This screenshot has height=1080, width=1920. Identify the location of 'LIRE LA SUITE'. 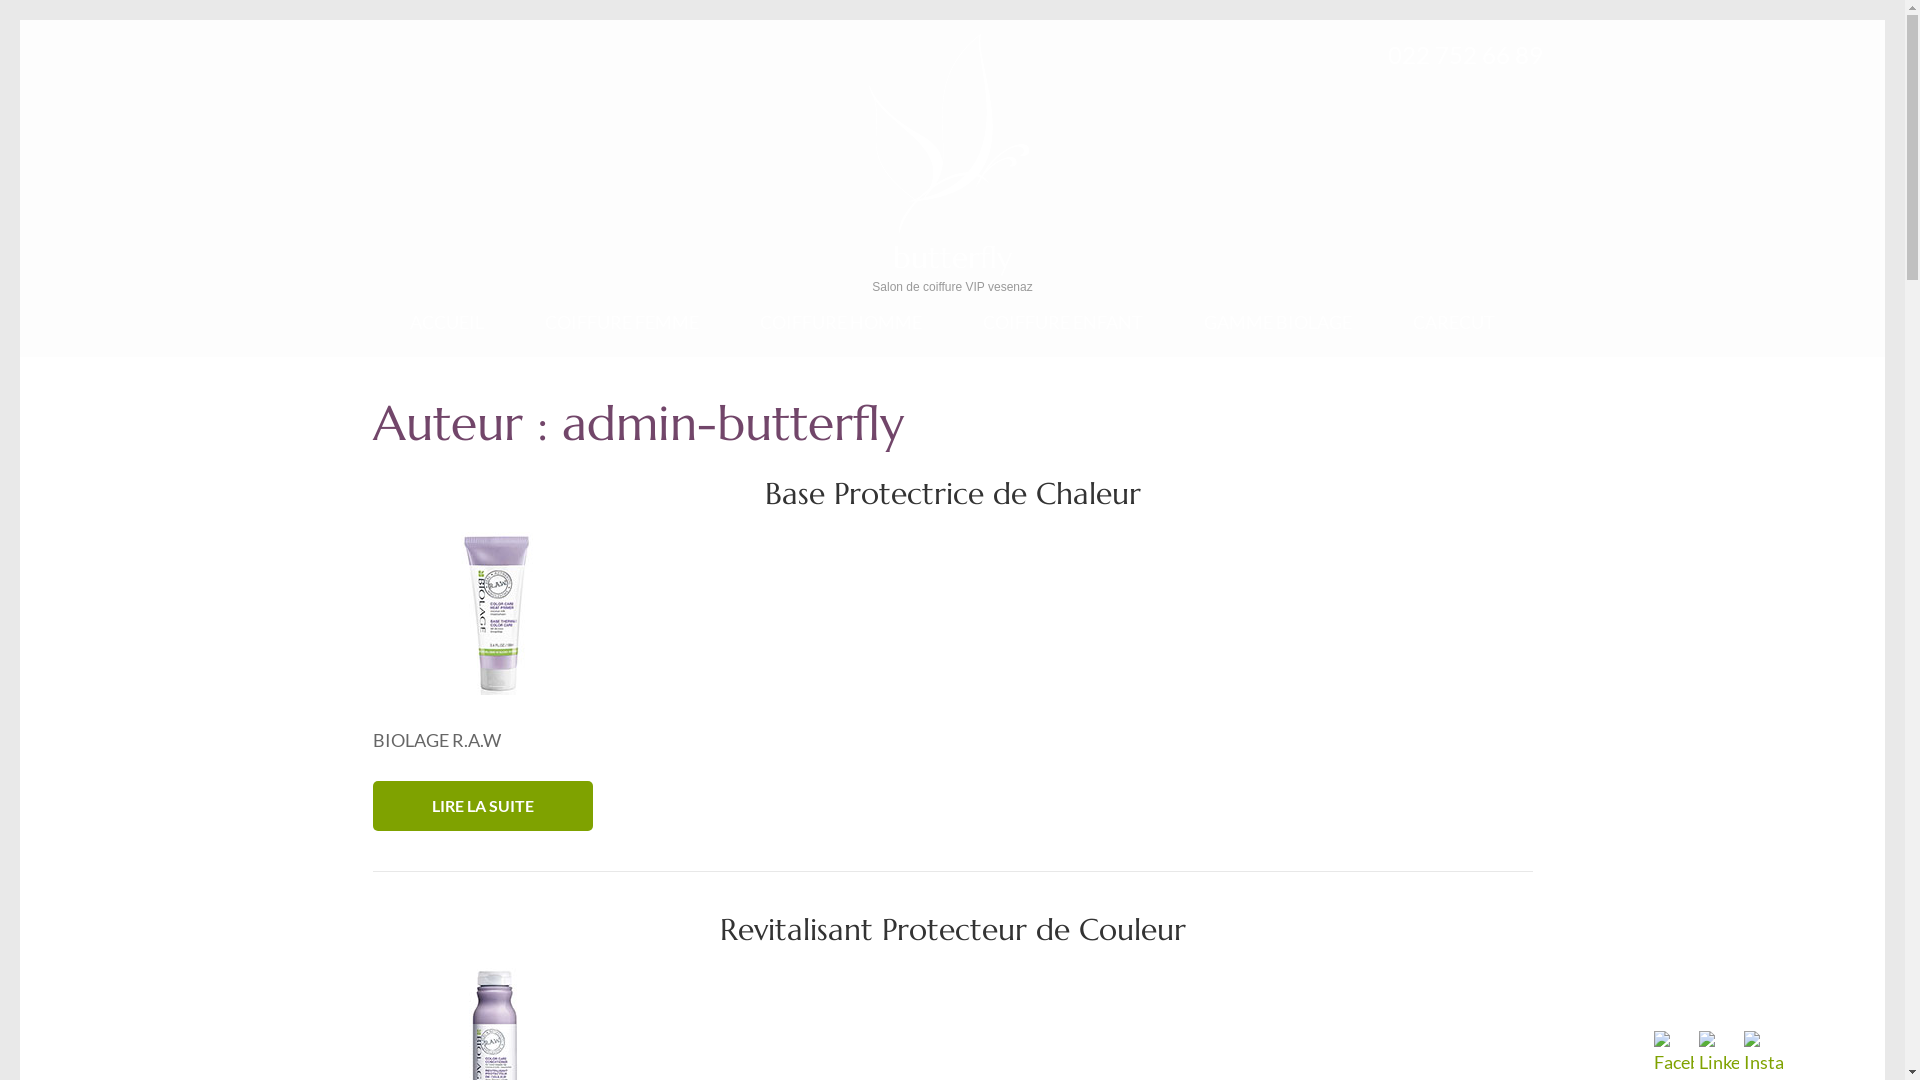
(481, 805).